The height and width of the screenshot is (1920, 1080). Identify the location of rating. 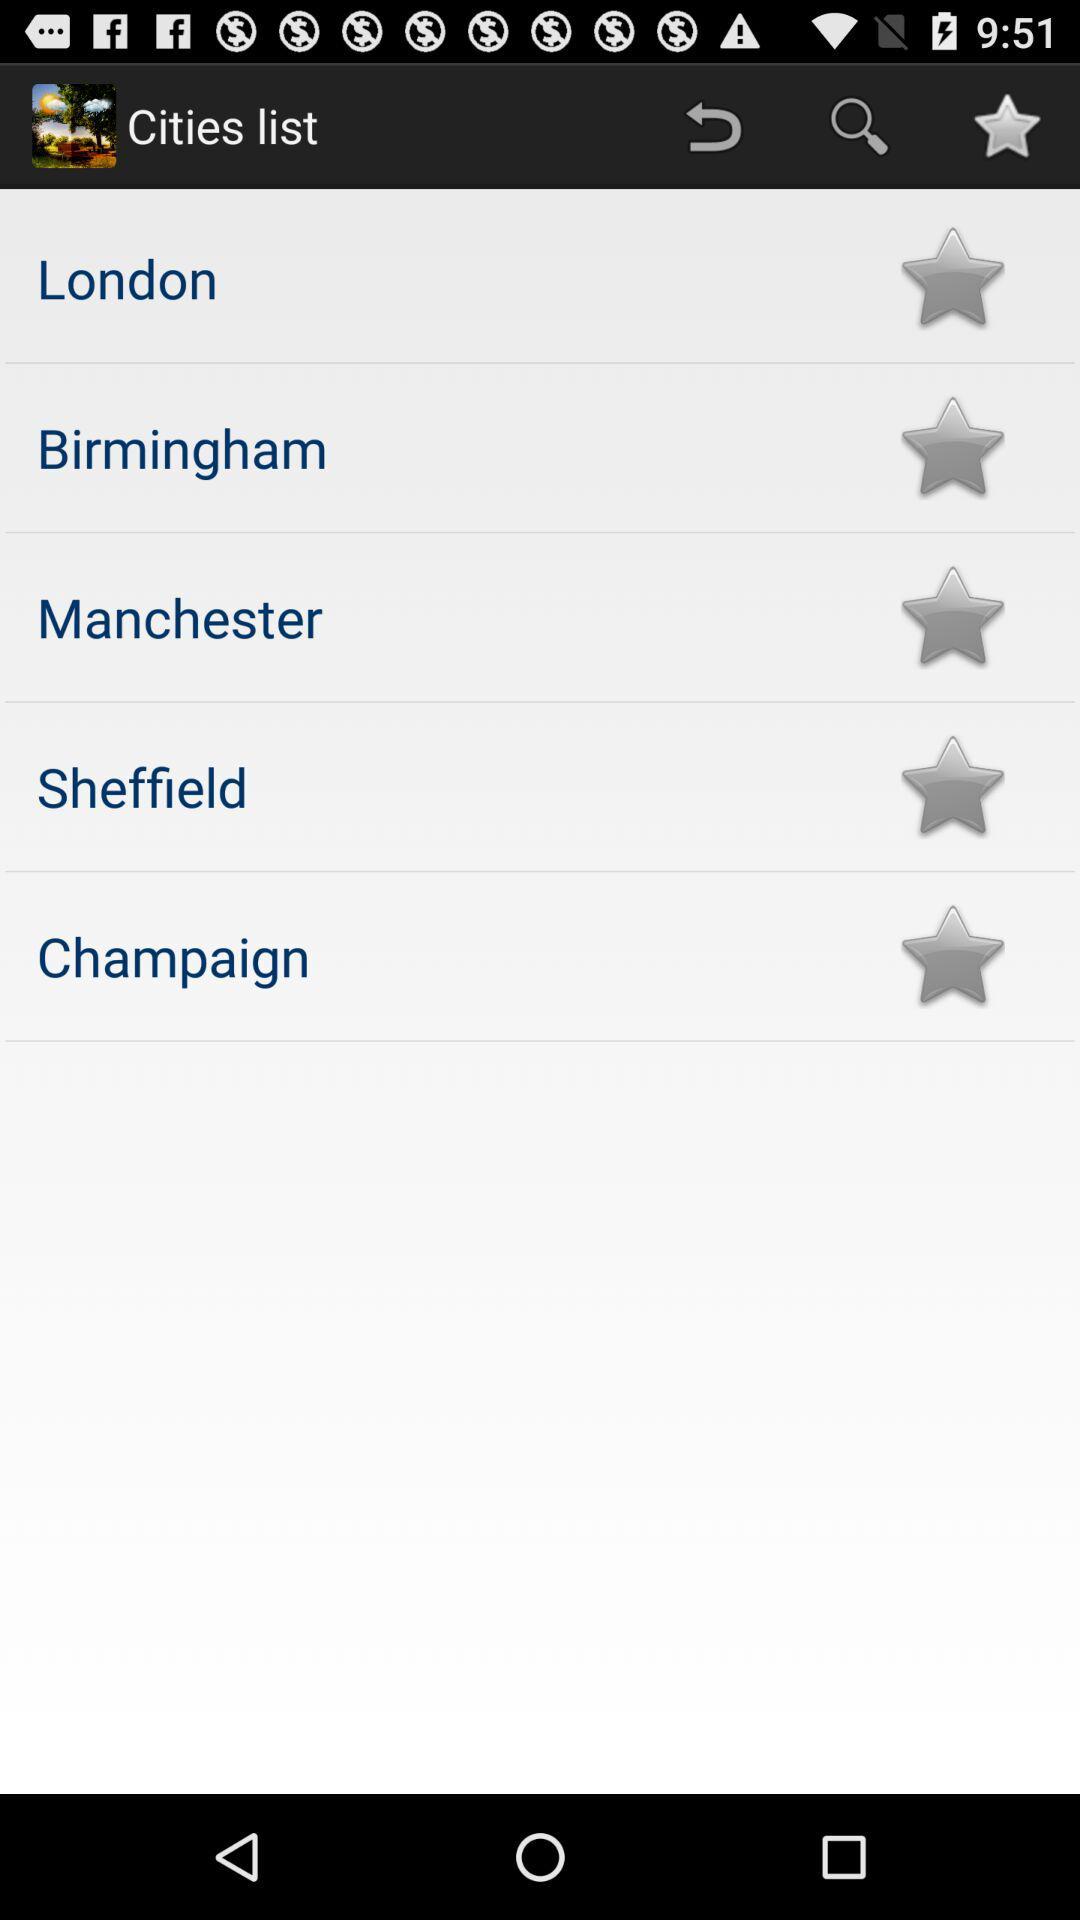
(951, 955).